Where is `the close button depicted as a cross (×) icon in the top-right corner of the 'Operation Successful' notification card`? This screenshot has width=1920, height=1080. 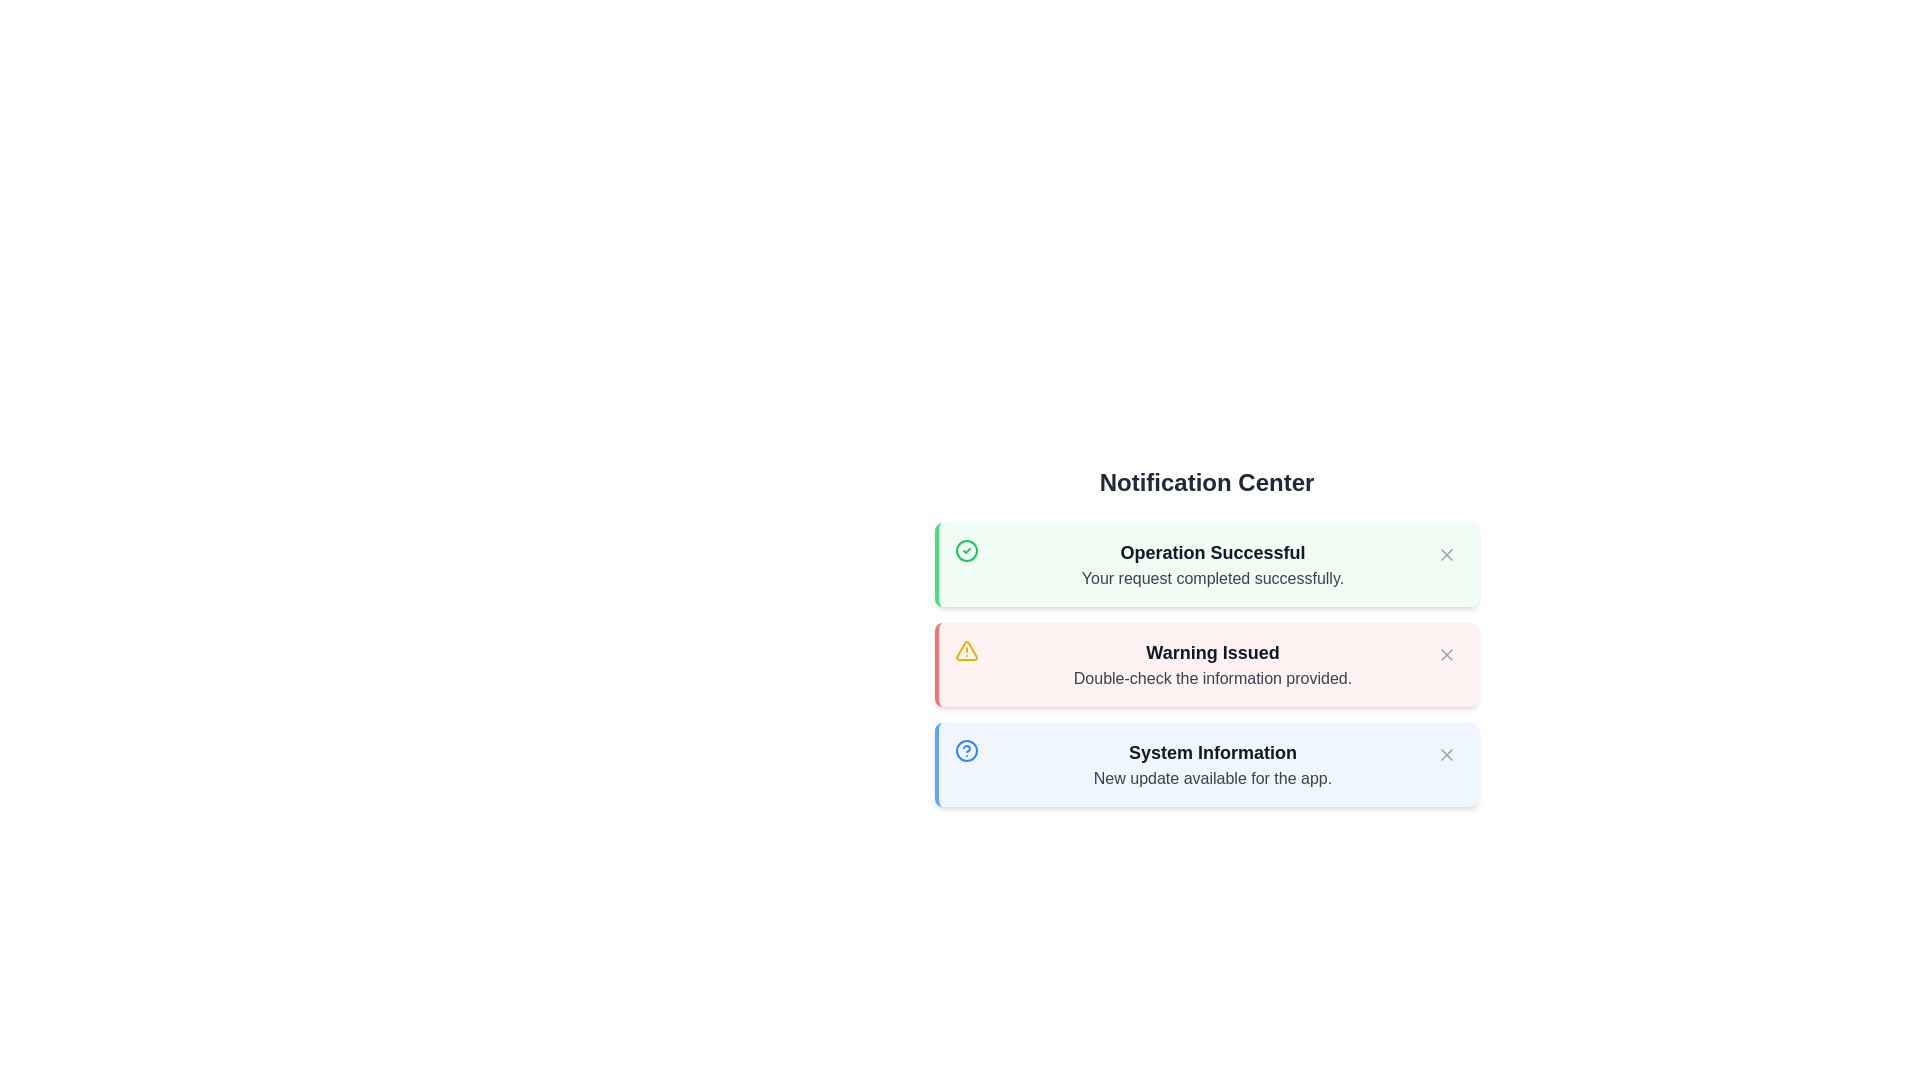 the close button depicted as a cross (×) icon in the top-right corner of the 'Operation Successful' notification card is located at coordinates (1446, 555).